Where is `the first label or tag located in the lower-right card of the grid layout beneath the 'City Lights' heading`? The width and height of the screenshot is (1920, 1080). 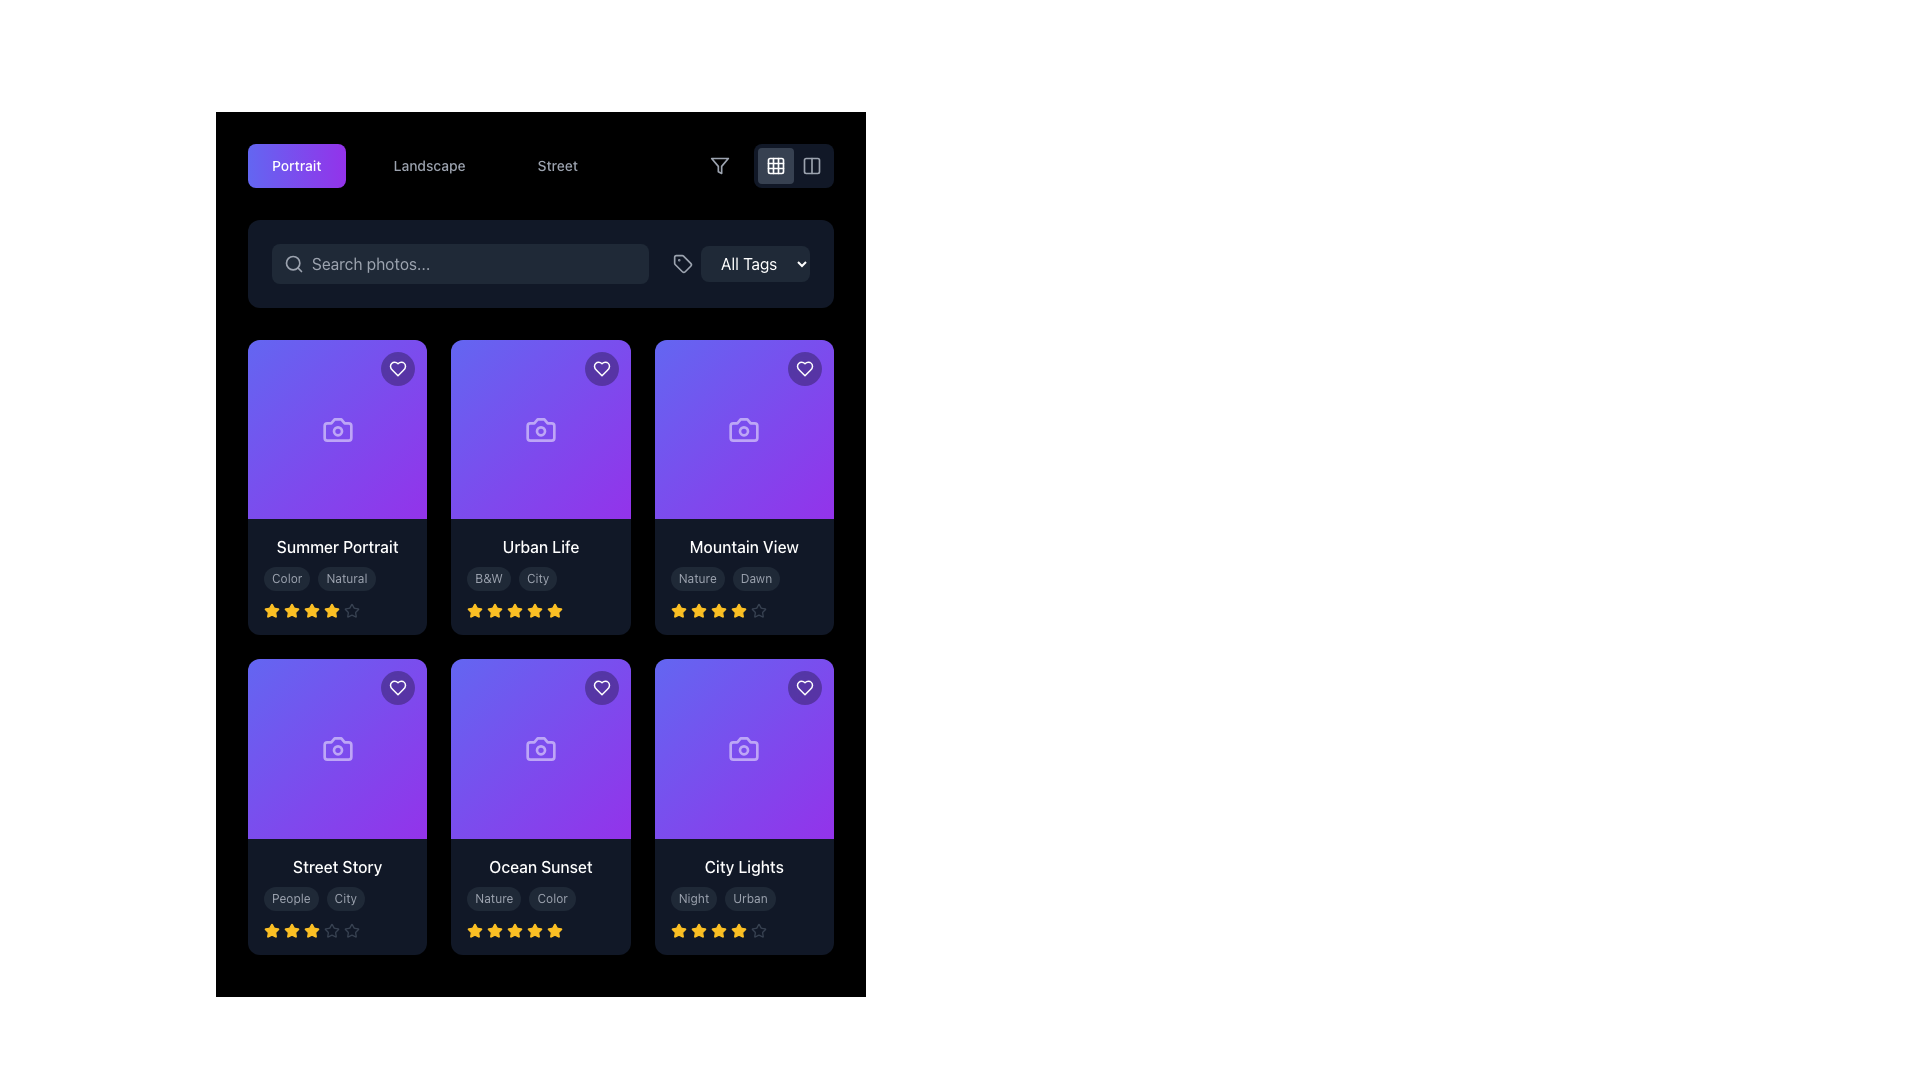
the first label or tag located in the lower-right card of the grid layout beneath the 'City Lights' heading is located at coordinates (693, 897).